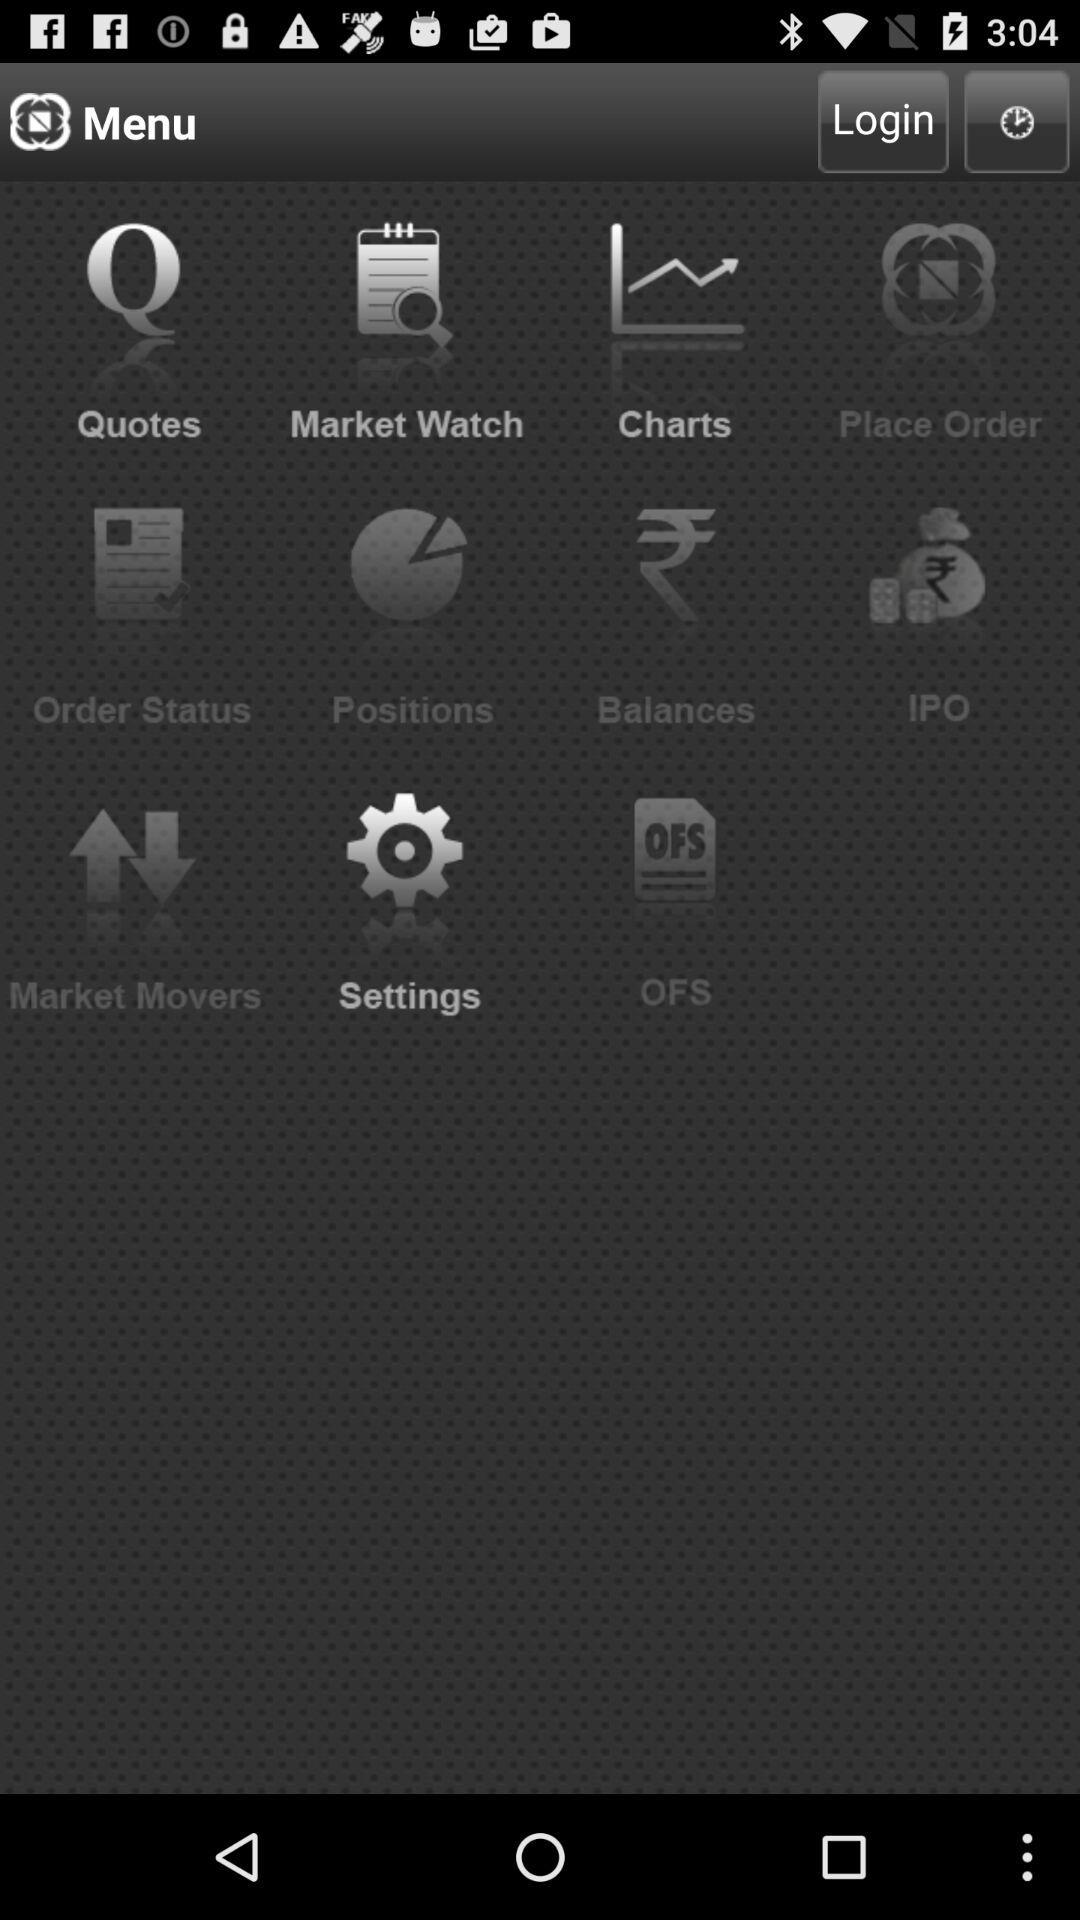  What do you see at coordinates (882, 120) in the screenshot?
I see `login icon` at bounding box center [882, 120].